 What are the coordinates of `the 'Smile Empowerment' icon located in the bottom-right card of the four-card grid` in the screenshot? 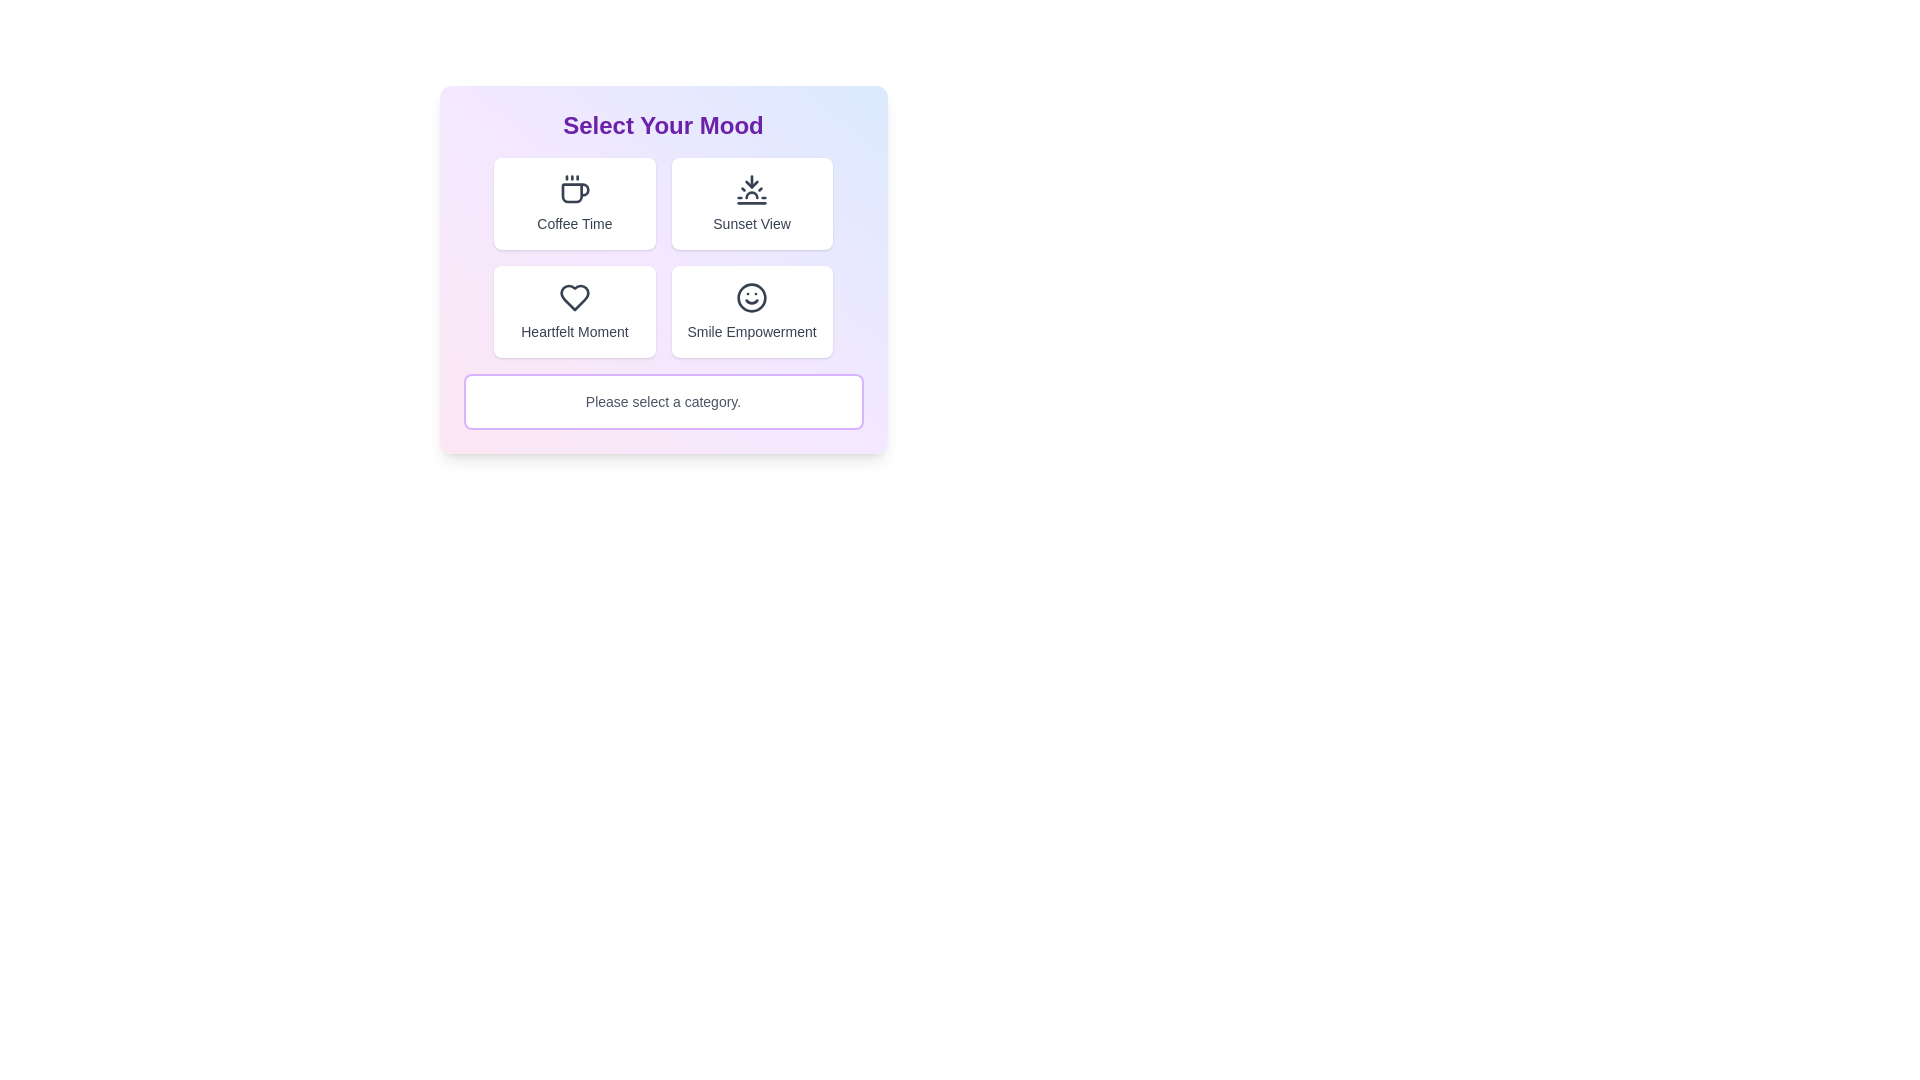 It's located at (751, 297).